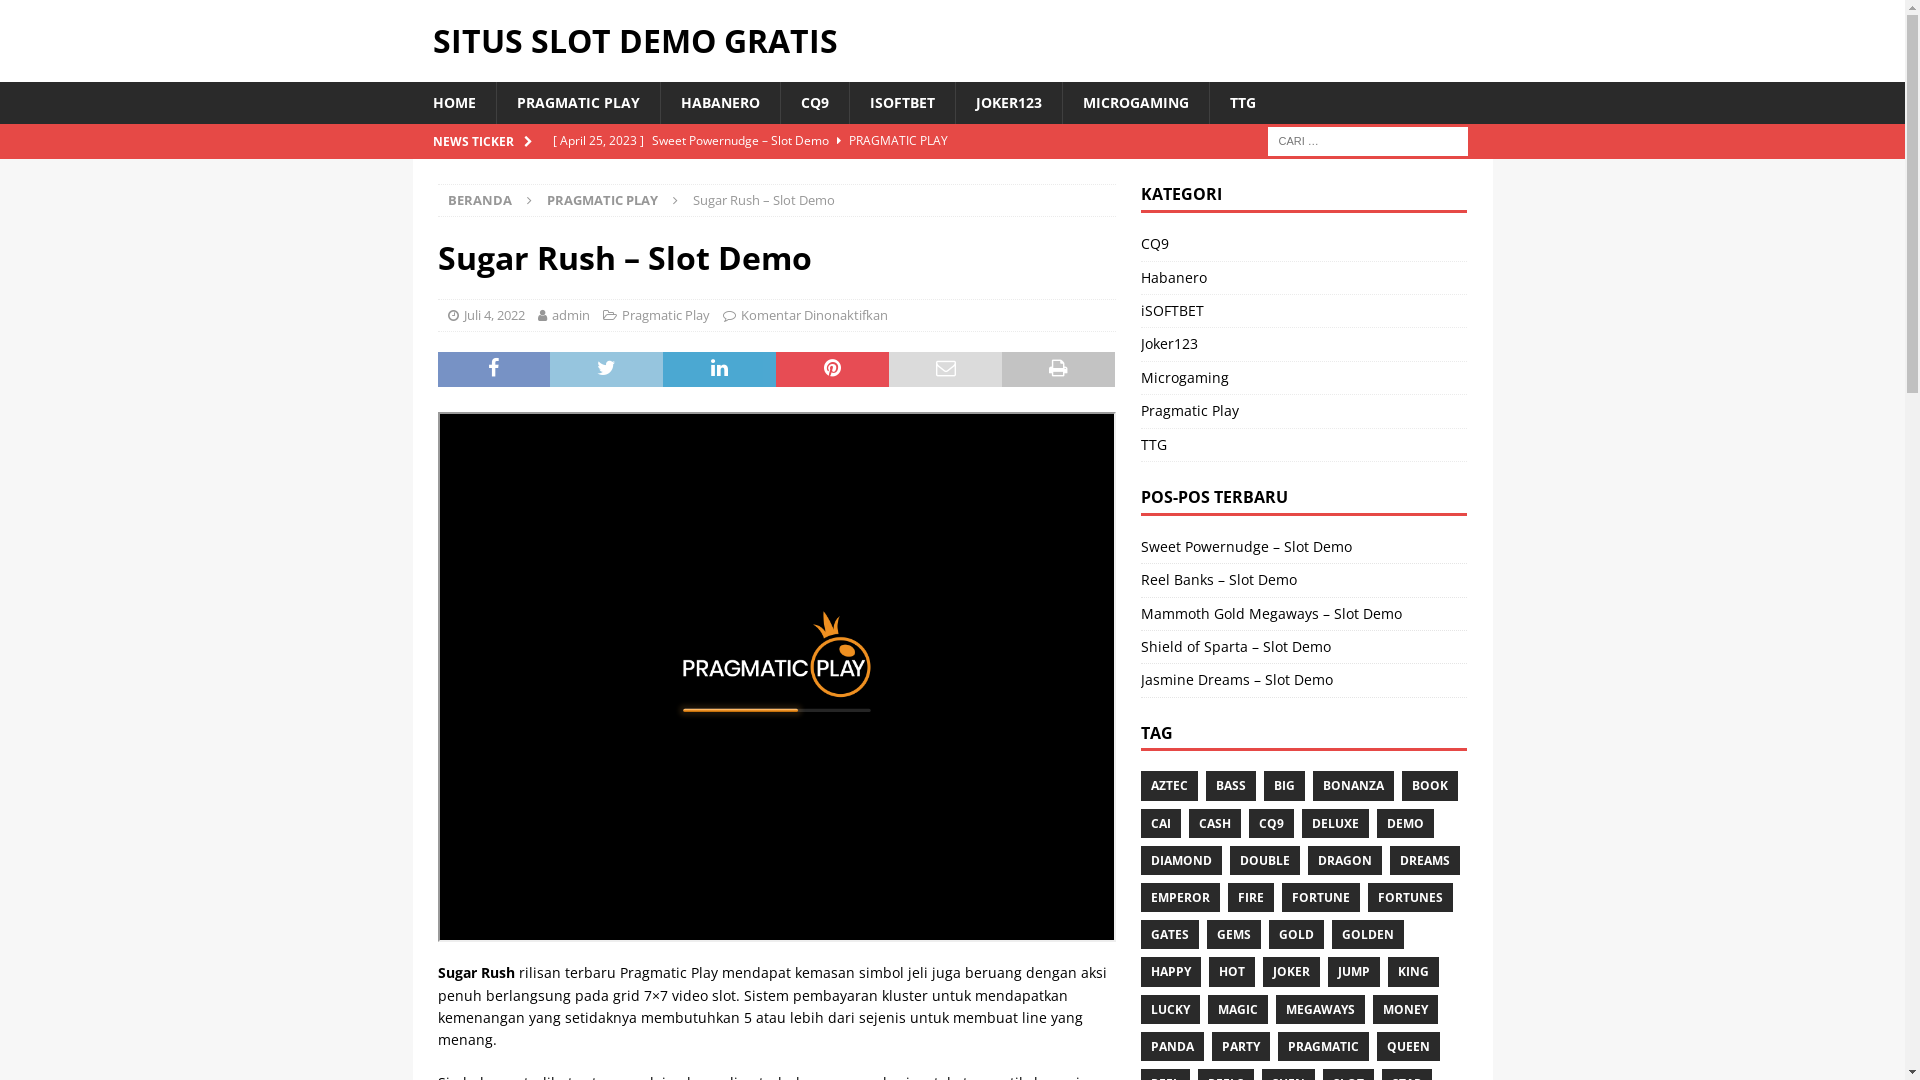 The height and width of the screenshot is (1080, 1920). Describe the element at coordinates (1227, 896) in the screenshot. I see `'FIRE'` at that location.